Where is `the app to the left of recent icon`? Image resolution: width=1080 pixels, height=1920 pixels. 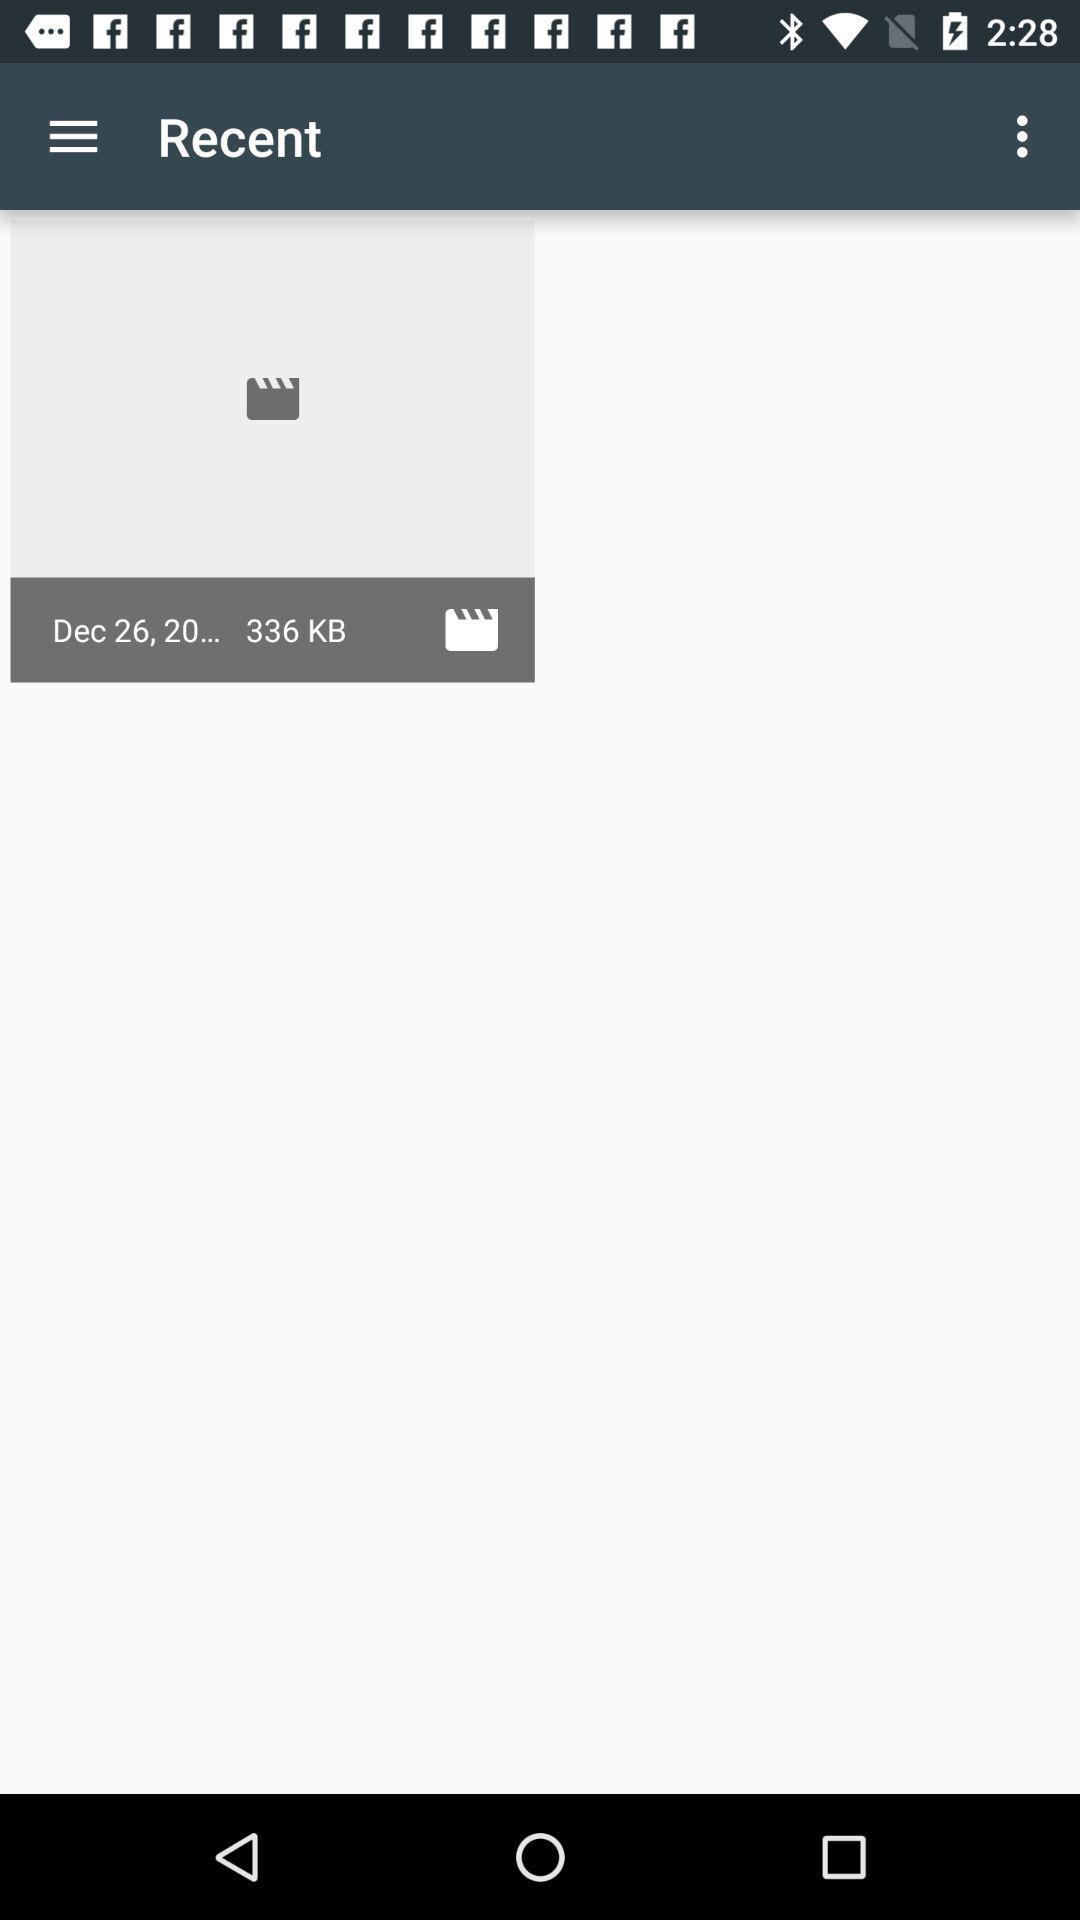
the app to the left of recent icon is located at coordinates (72, 135).